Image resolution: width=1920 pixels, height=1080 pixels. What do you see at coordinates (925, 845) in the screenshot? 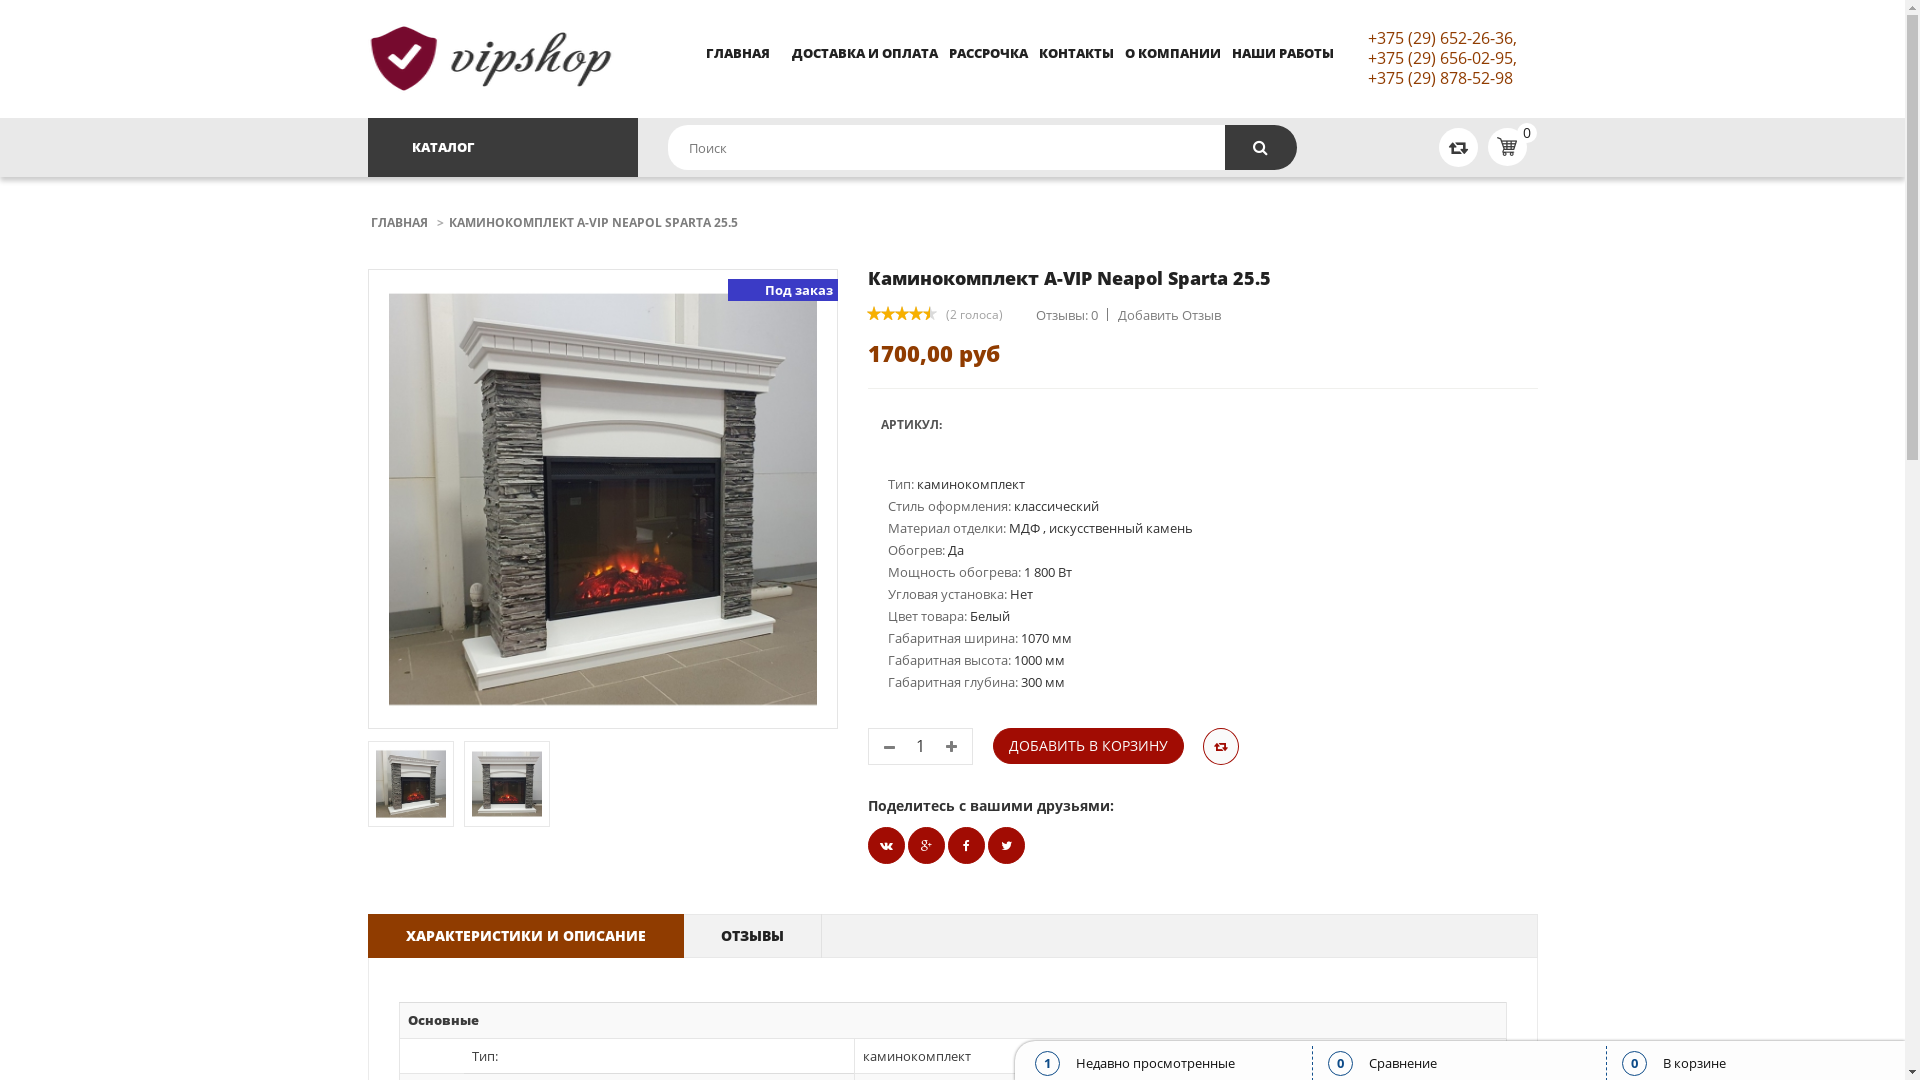
I see `'Google Plus'` at bounding box center [925, 845].